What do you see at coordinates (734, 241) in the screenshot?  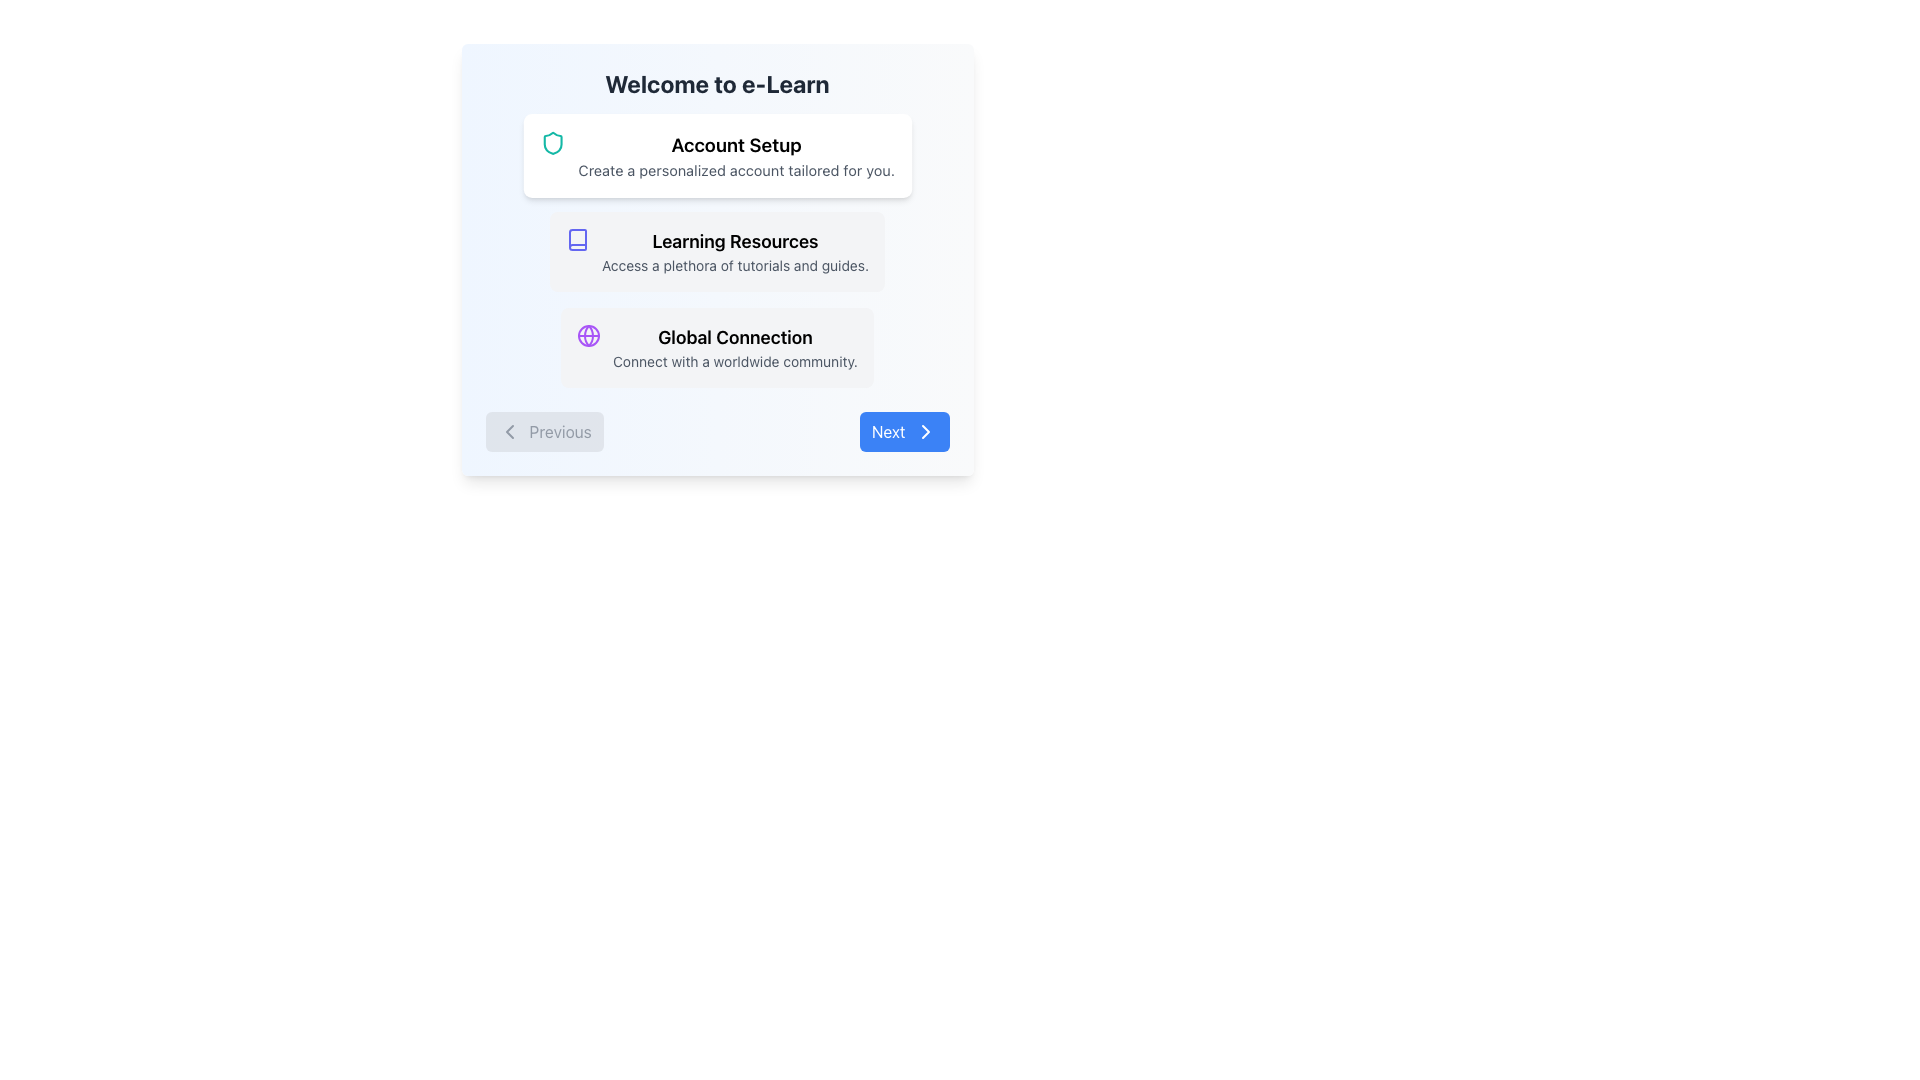 I see `the 'Learning Resources' text label, which serves as the title for the corresponding option in the selection menu, located below the 'Welcome to e-Learn' header` at bounding box center [734, 241].